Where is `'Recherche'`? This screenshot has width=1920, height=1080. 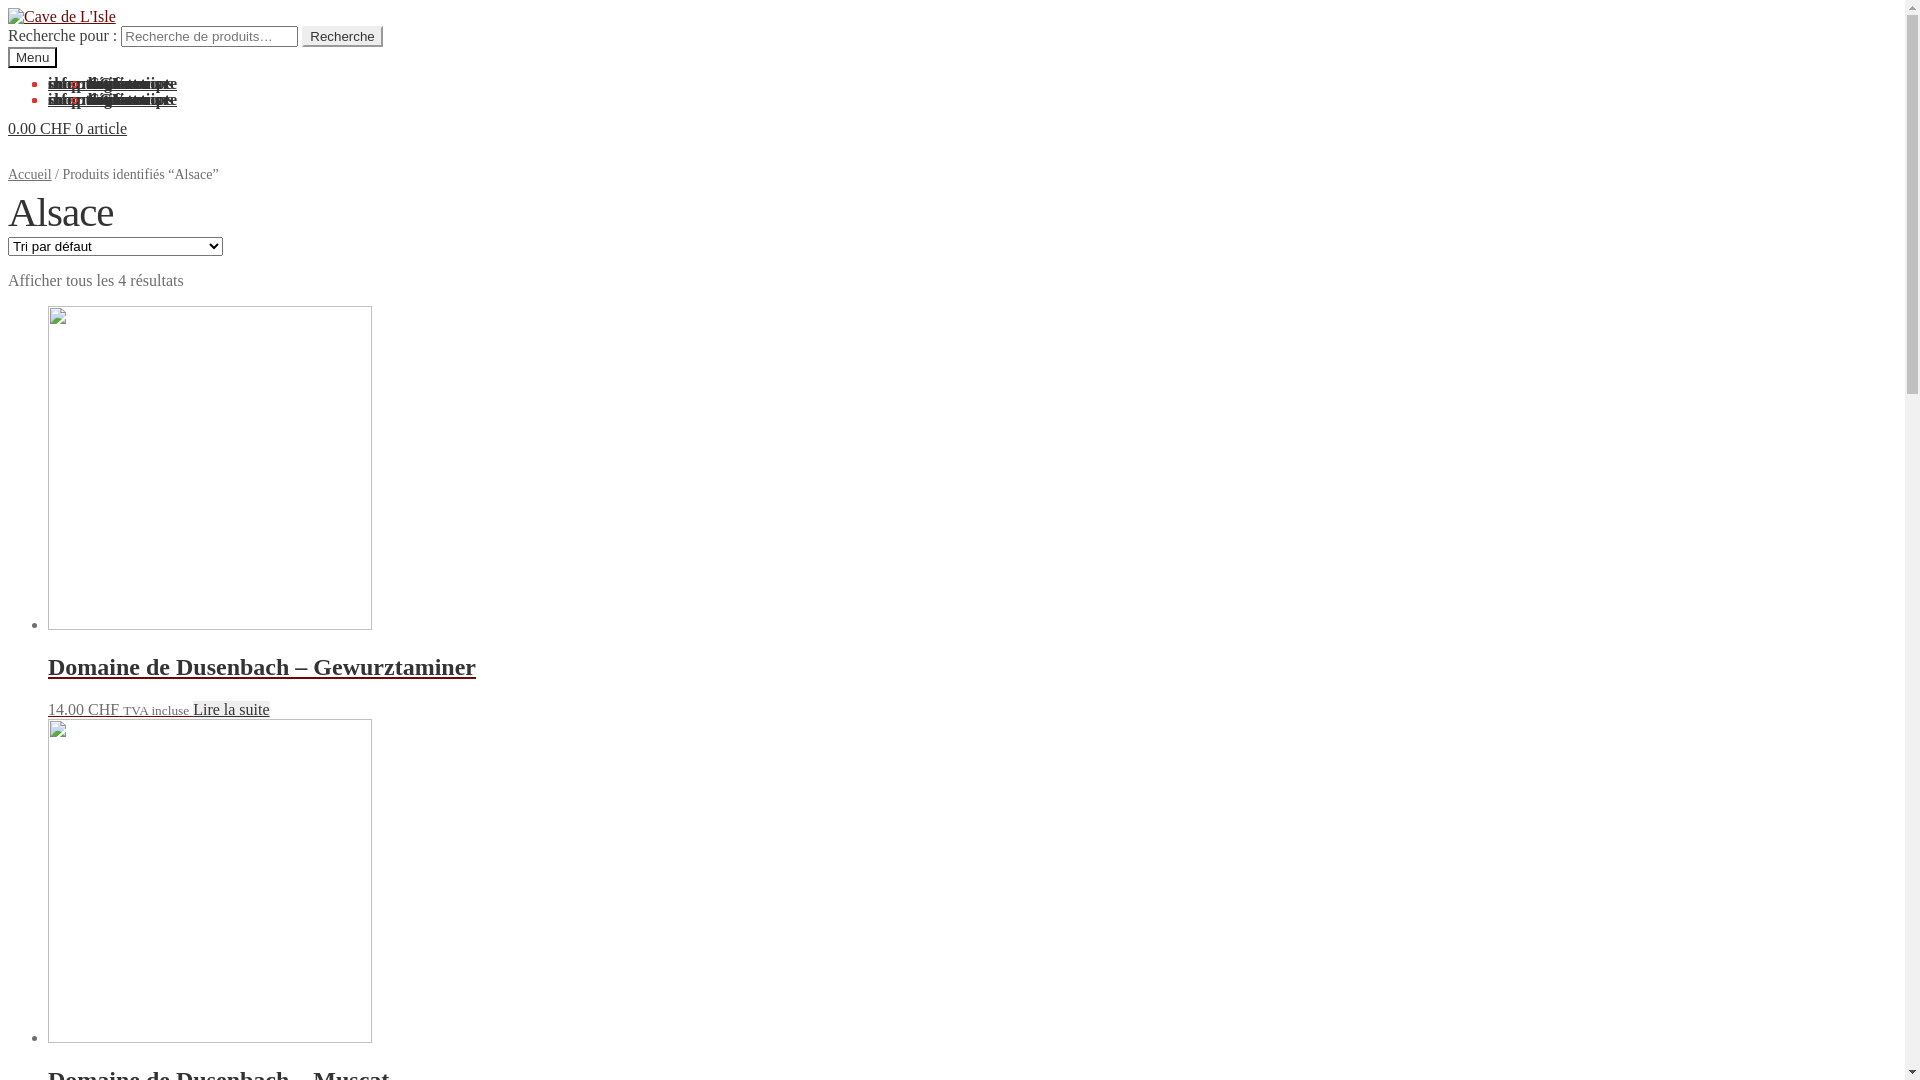
'Recherche' is located at coordinates (301, 36).